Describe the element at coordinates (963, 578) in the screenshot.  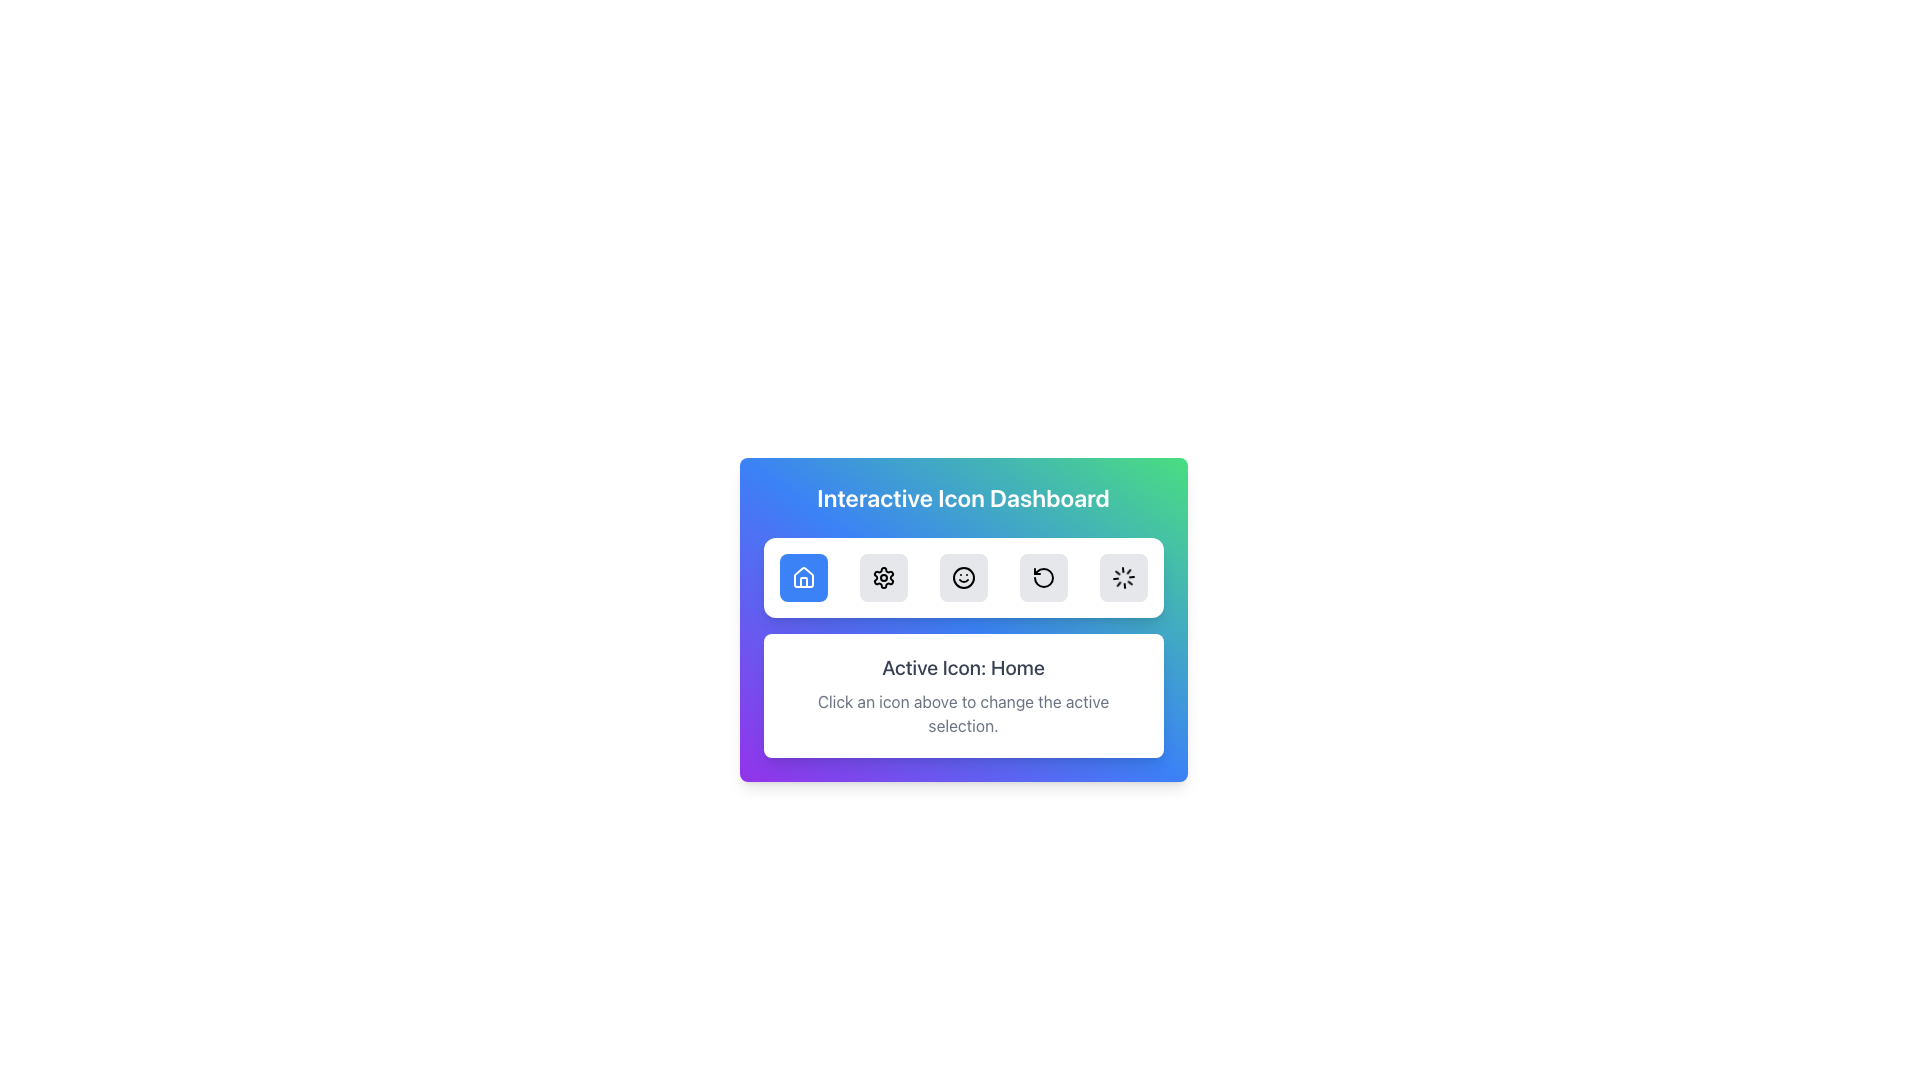
I see `the smiley face icon located in the third slot of the horizontal menu on the Interactive Icon Dashboard` at that location.